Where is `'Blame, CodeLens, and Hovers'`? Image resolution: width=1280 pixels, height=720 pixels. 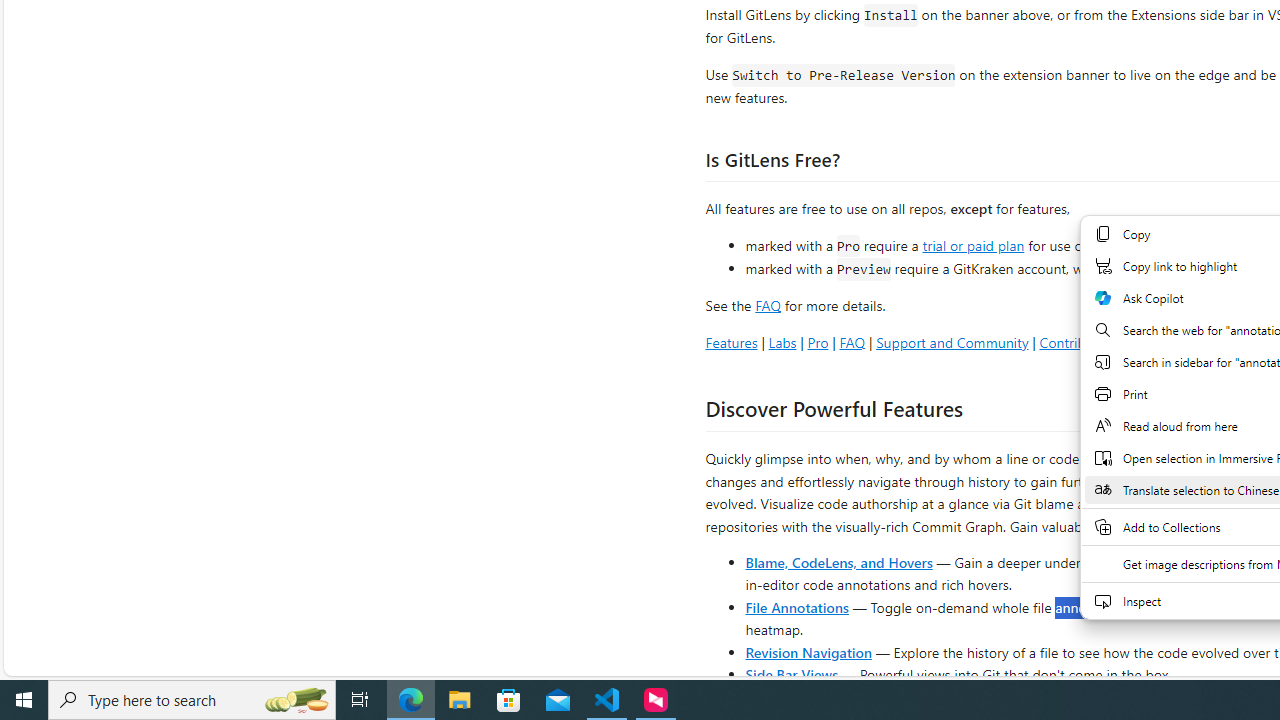 'Blame, CodeLens, and Hovers' is located at coordinates (839, 561).